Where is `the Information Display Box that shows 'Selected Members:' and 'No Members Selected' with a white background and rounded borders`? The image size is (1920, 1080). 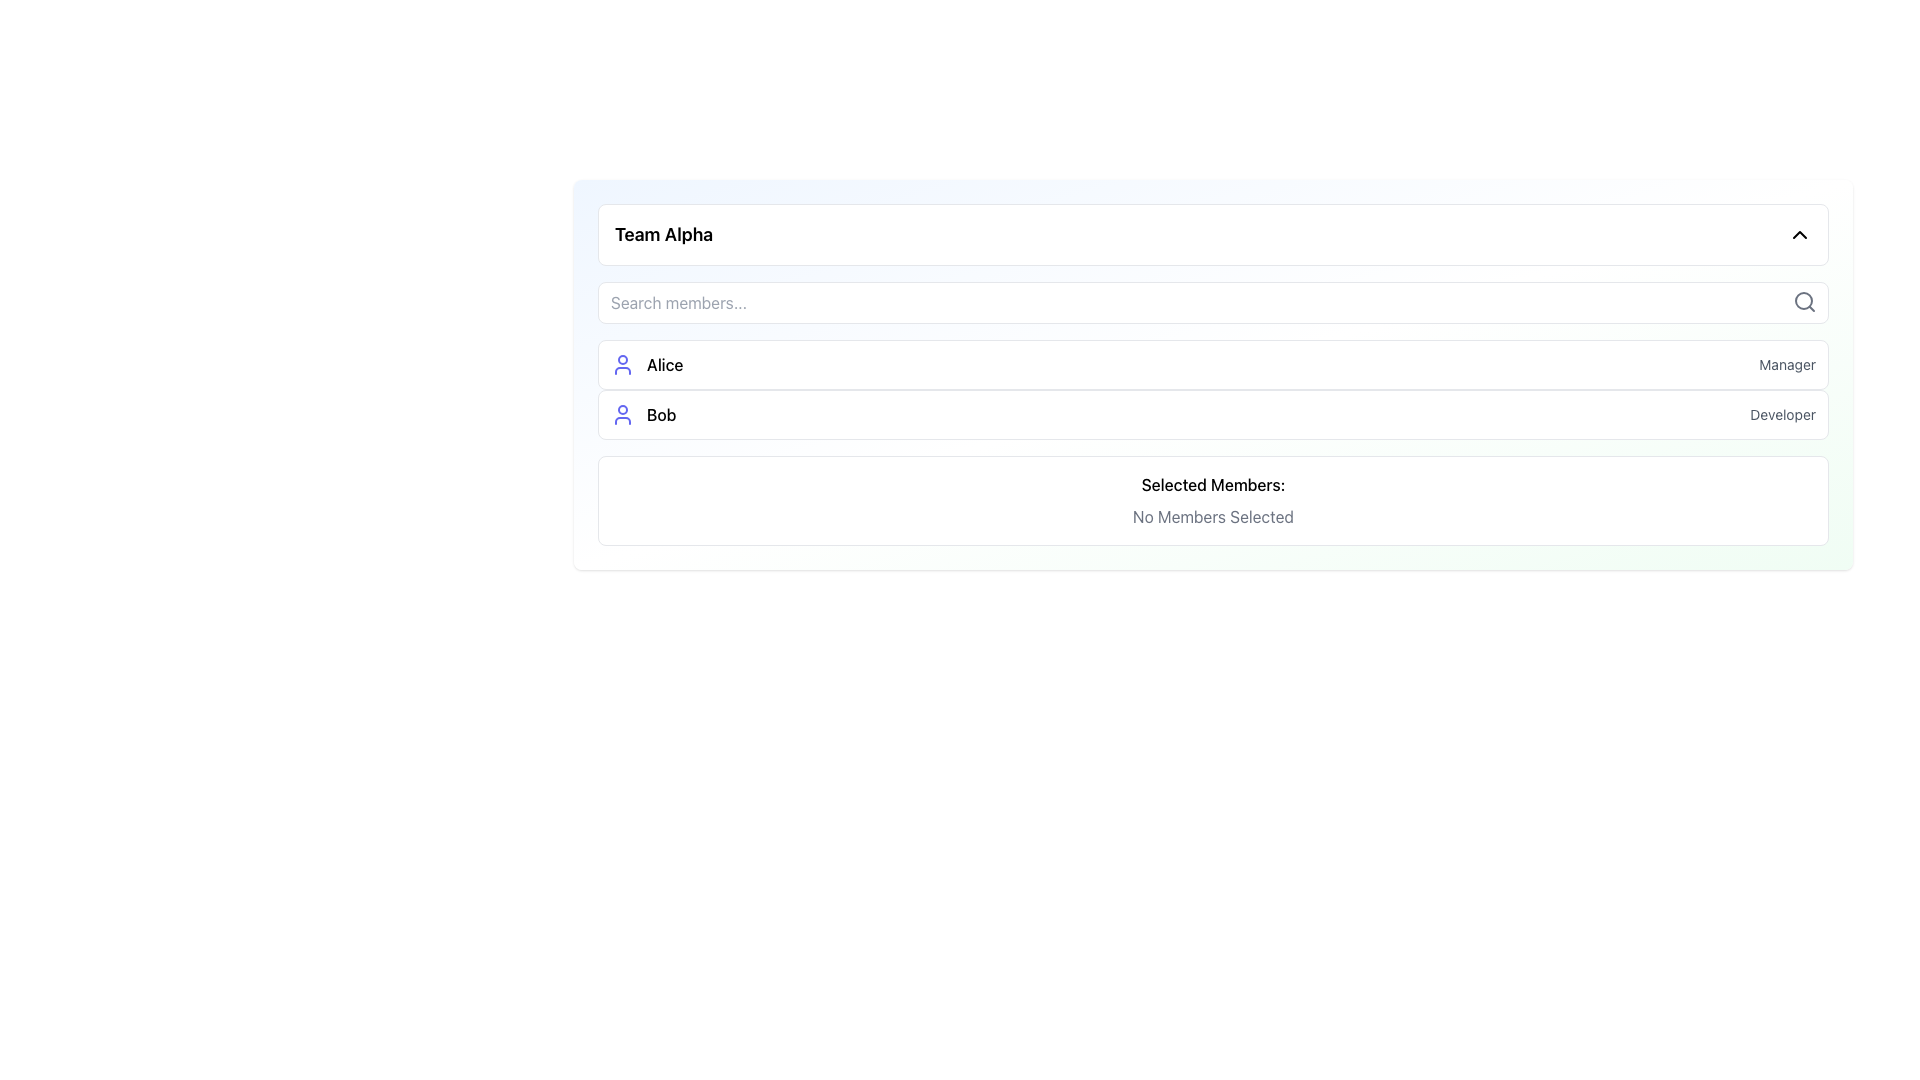
the Information Display Box that shows 'Selected Members:' and 'No Members Selected' with a white background and rounded borders is located at coordinates (1212, 500).